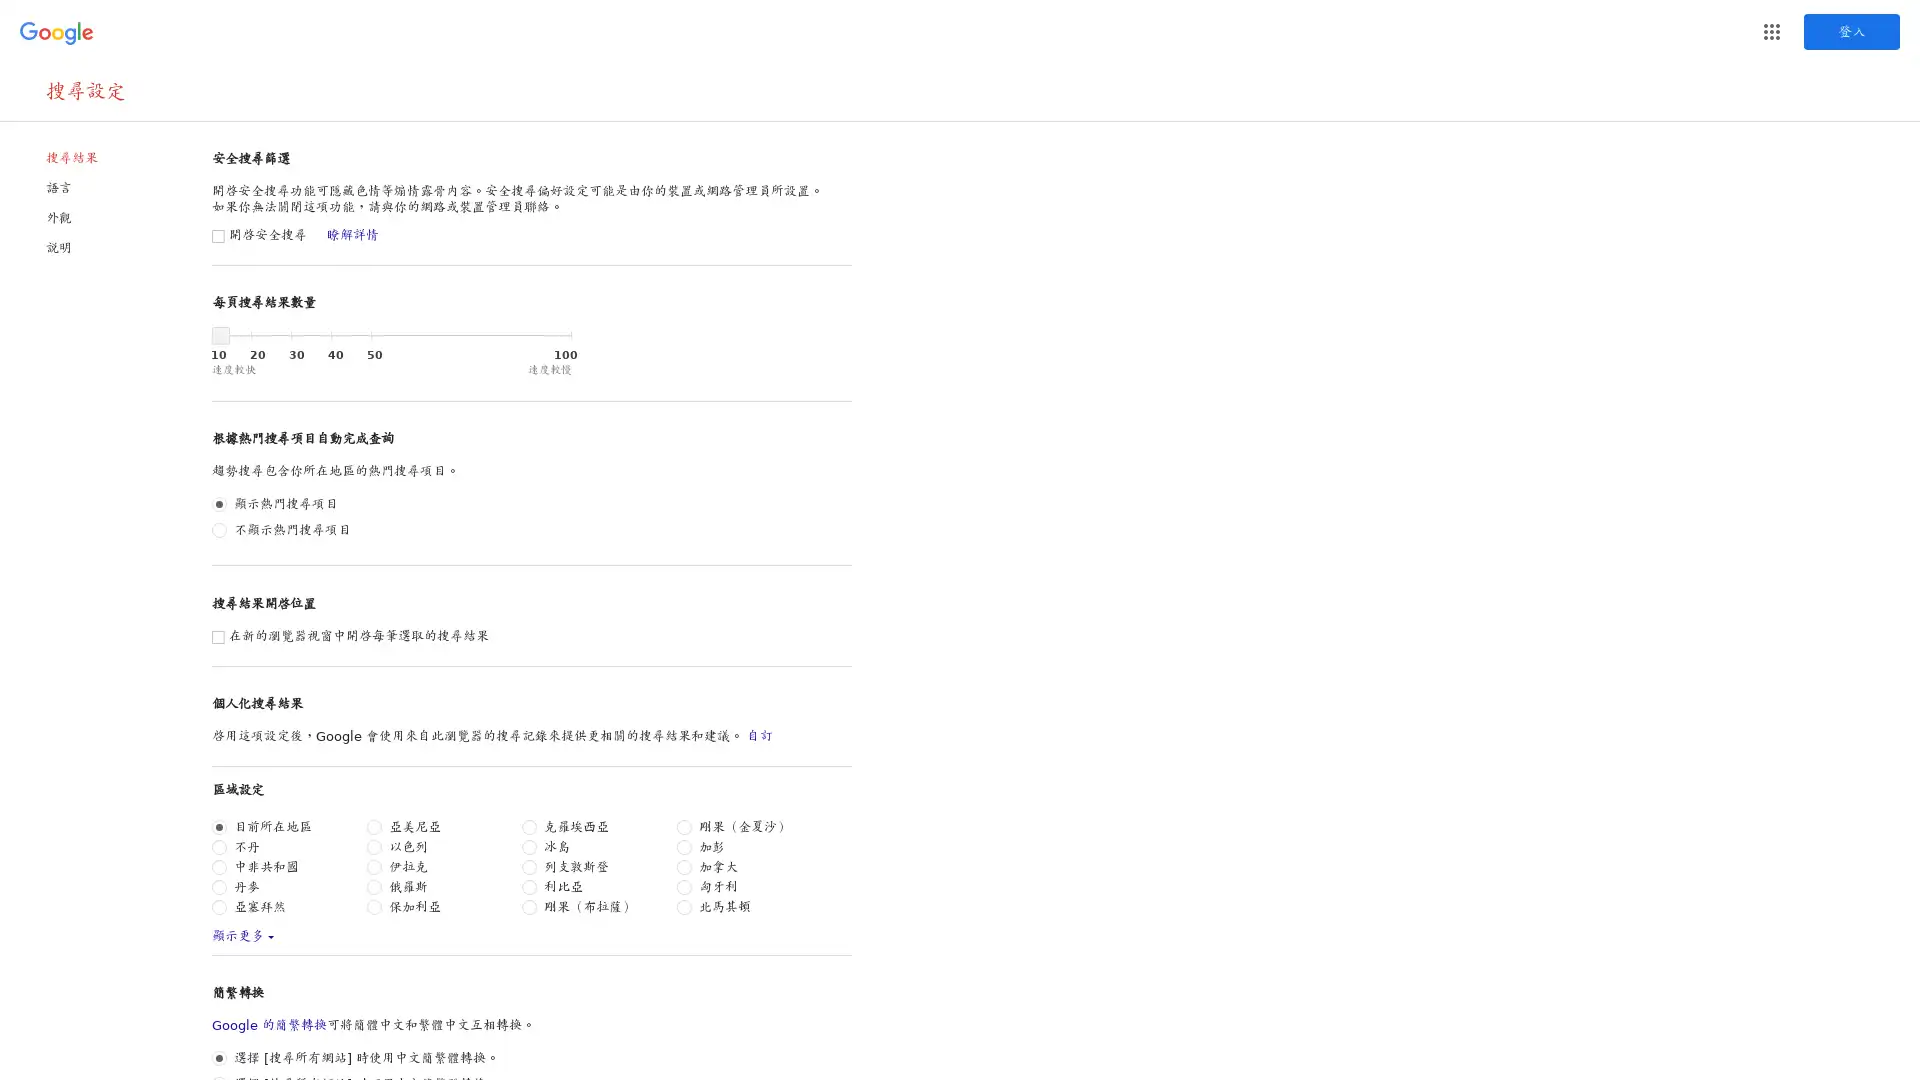 Image resolution: width=1920 pixels, height=1080 pixels. What do you see at coordinates (1771, 31) in the screenshot?
I see `Google` at bounding box center [1771, 31].